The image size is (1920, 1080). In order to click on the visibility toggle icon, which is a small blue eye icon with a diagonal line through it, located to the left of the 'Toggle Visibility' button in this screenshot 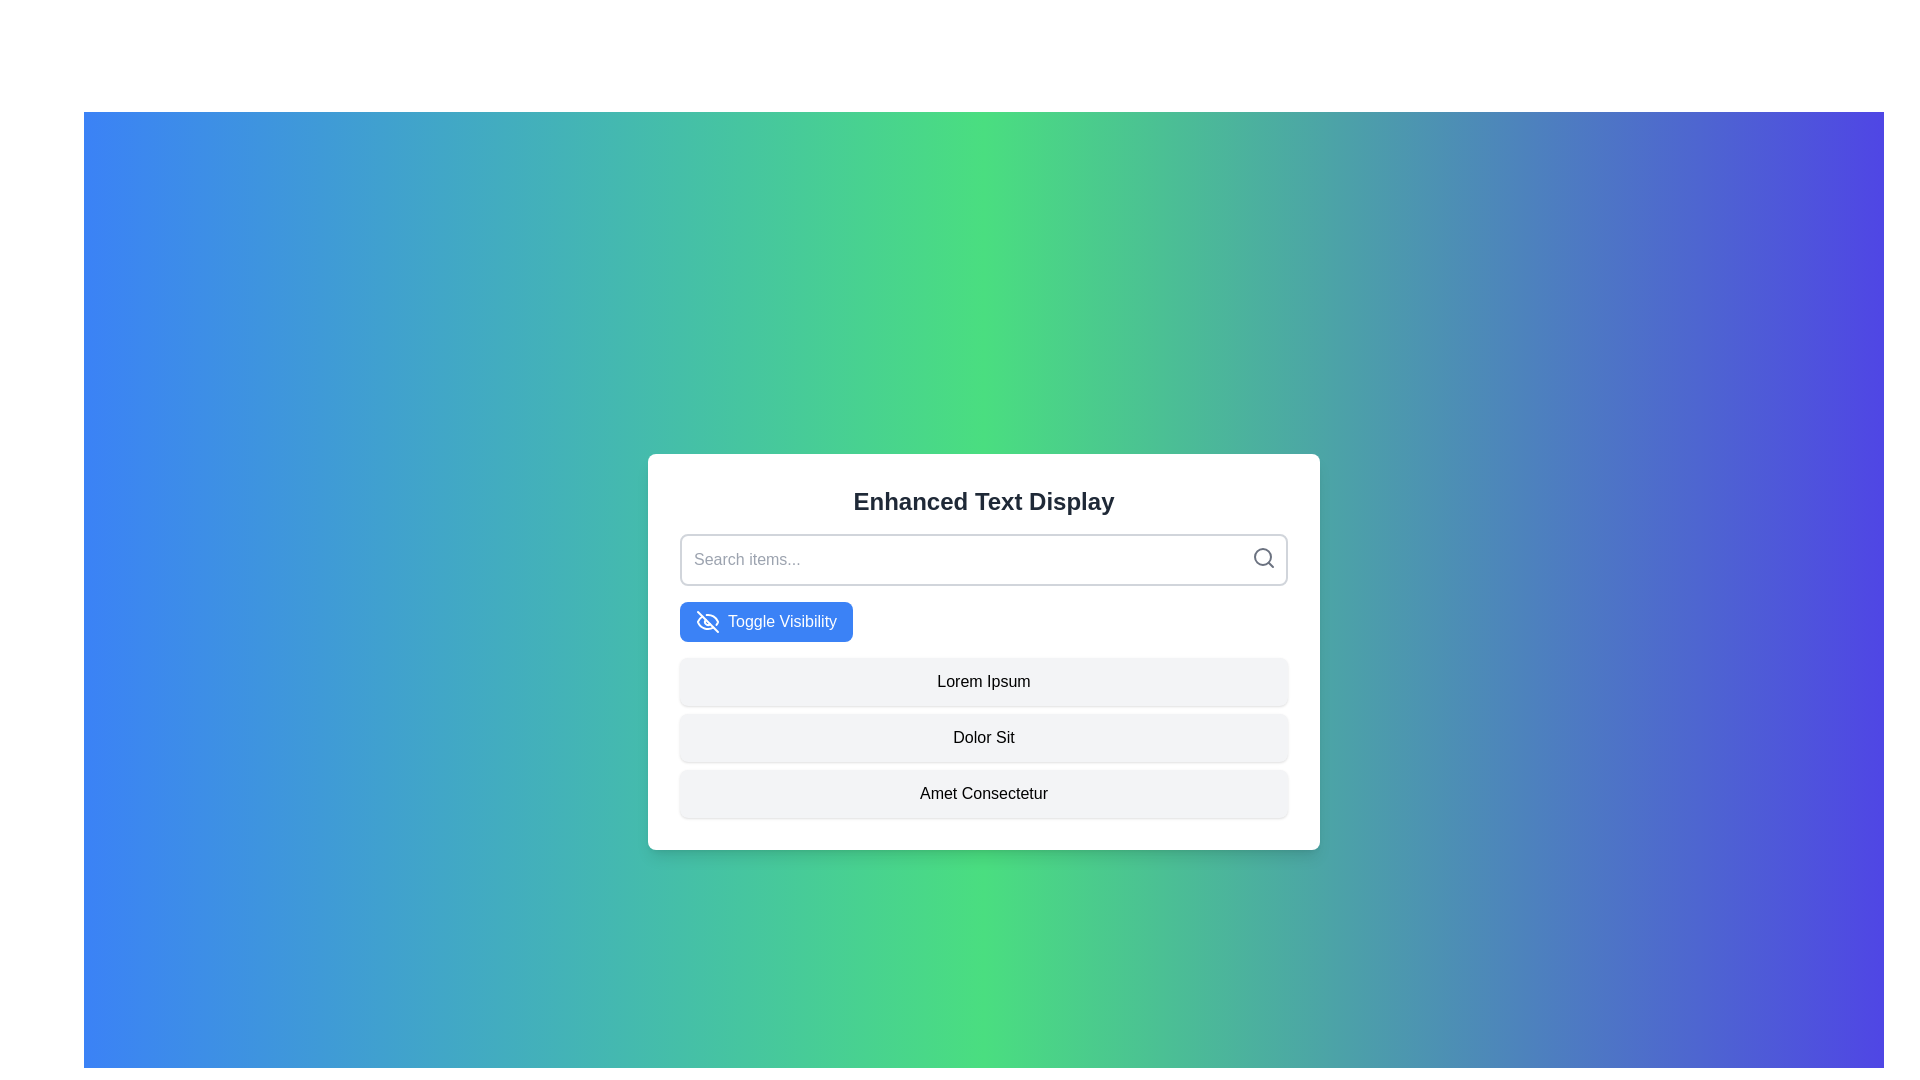, I will do `click(708, 620)`.